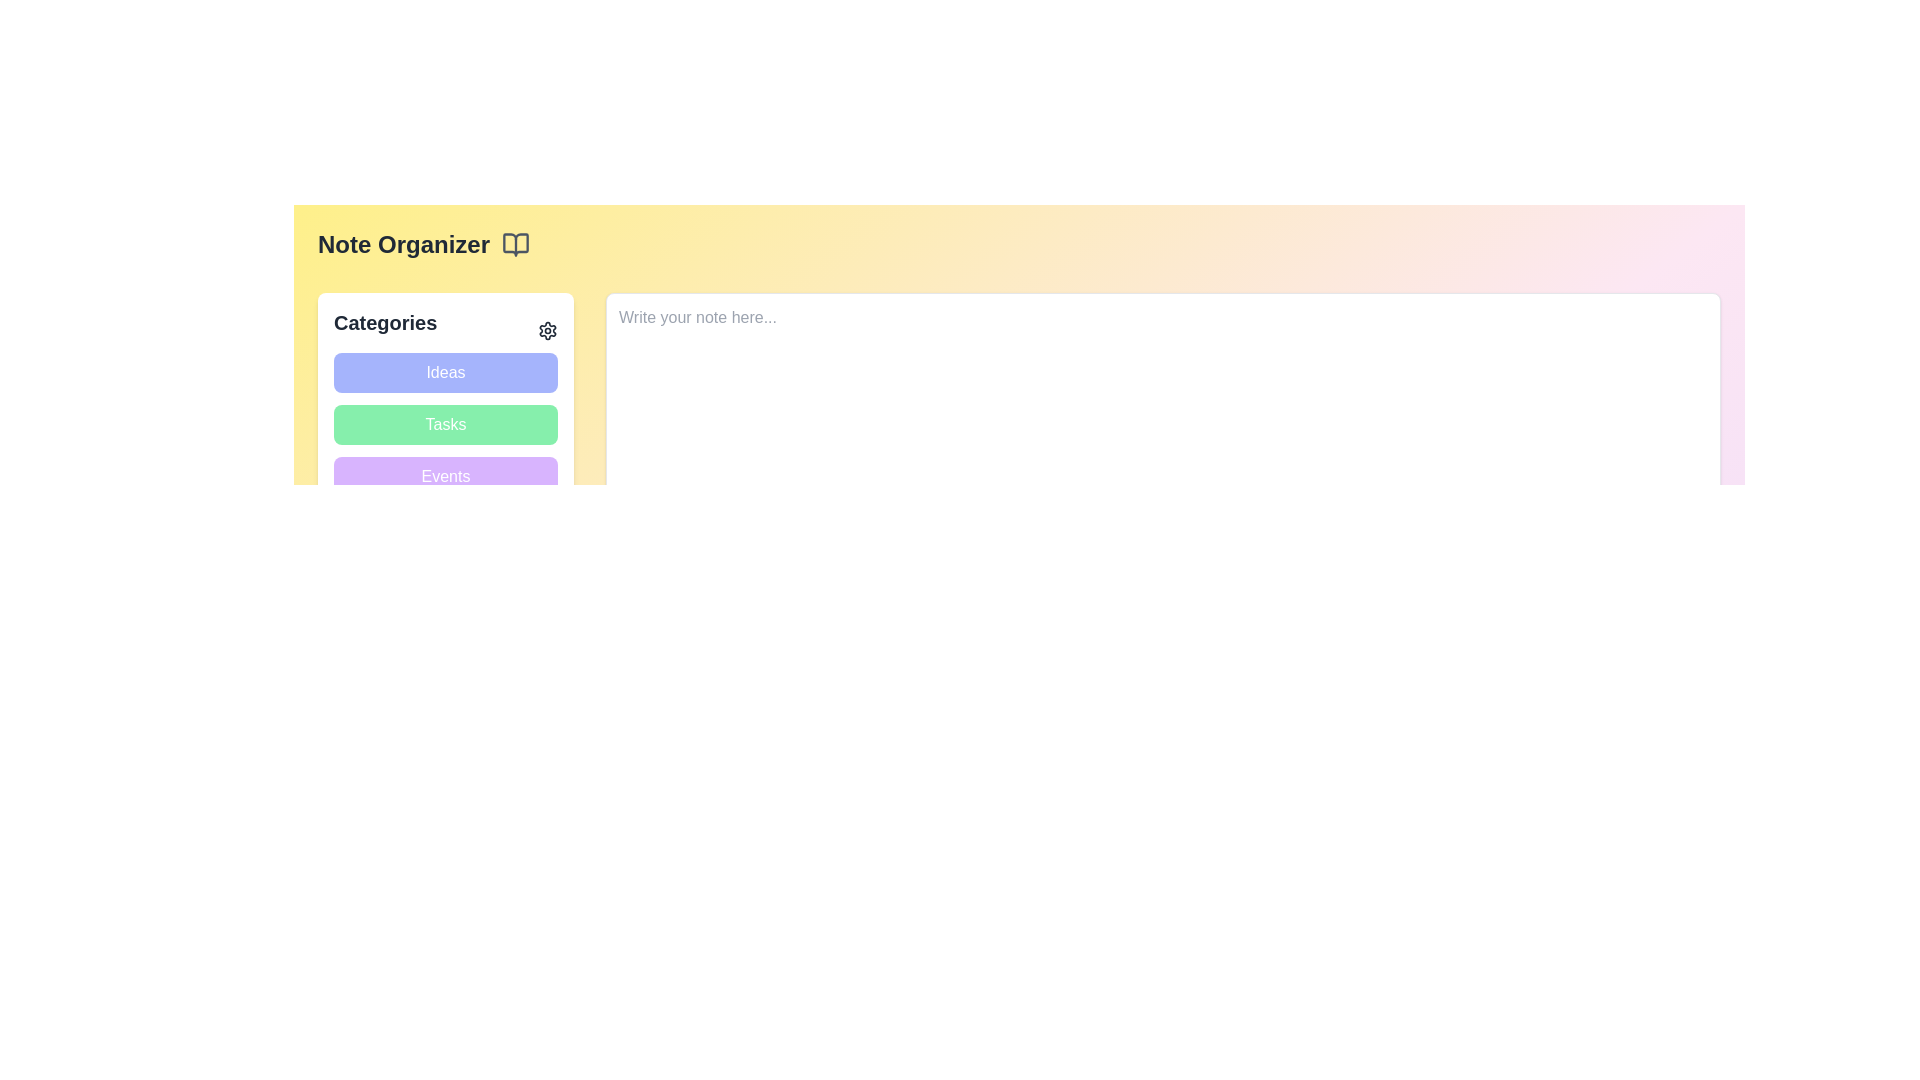 The image size is (1920, 1080). I want to click on the 'Events' button, which is the third button in the vertically stacked group of category selectors labeled 'Ideas', 'Tasks', and 'Events', so click(445, 477).